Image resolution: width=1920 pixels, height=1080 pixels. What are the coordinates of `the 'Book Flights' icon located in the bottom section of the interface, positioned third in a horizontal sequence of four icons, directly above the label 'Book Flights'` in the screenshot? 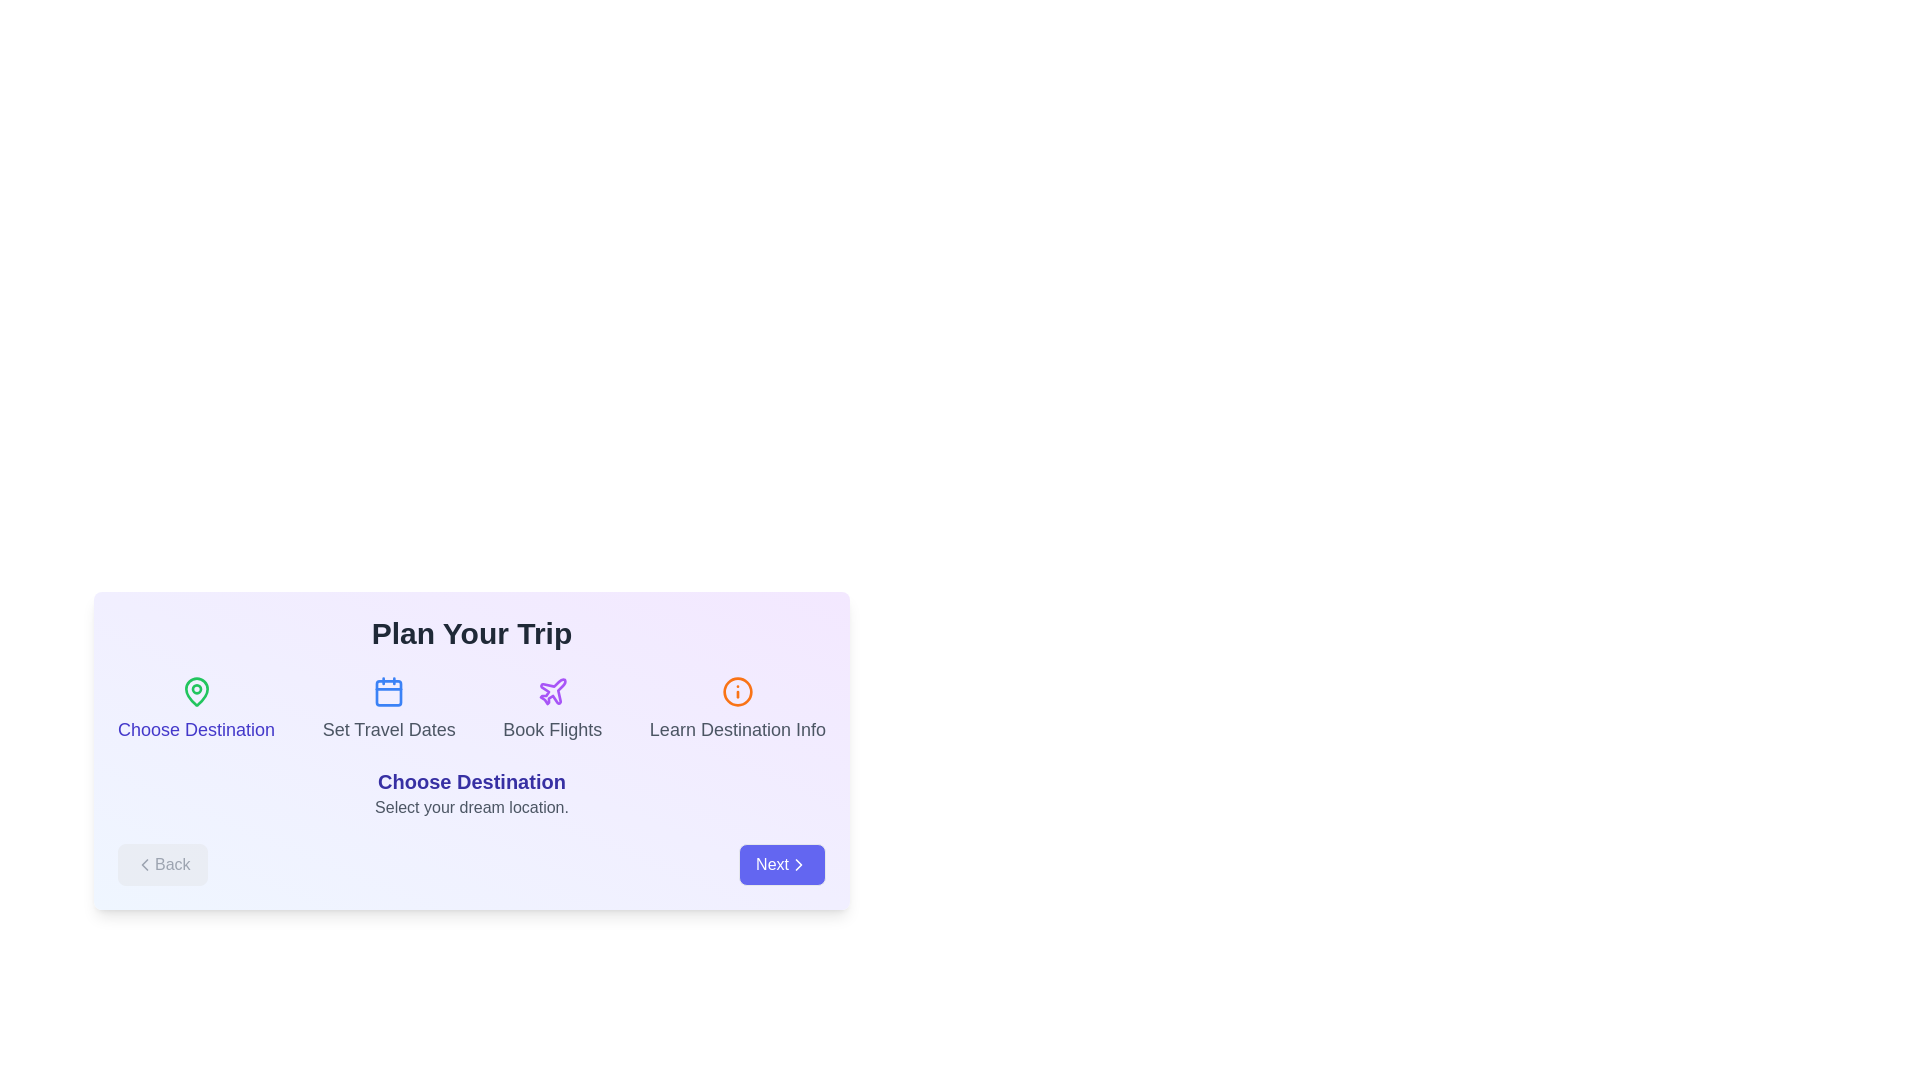 It's located at (552, 690).